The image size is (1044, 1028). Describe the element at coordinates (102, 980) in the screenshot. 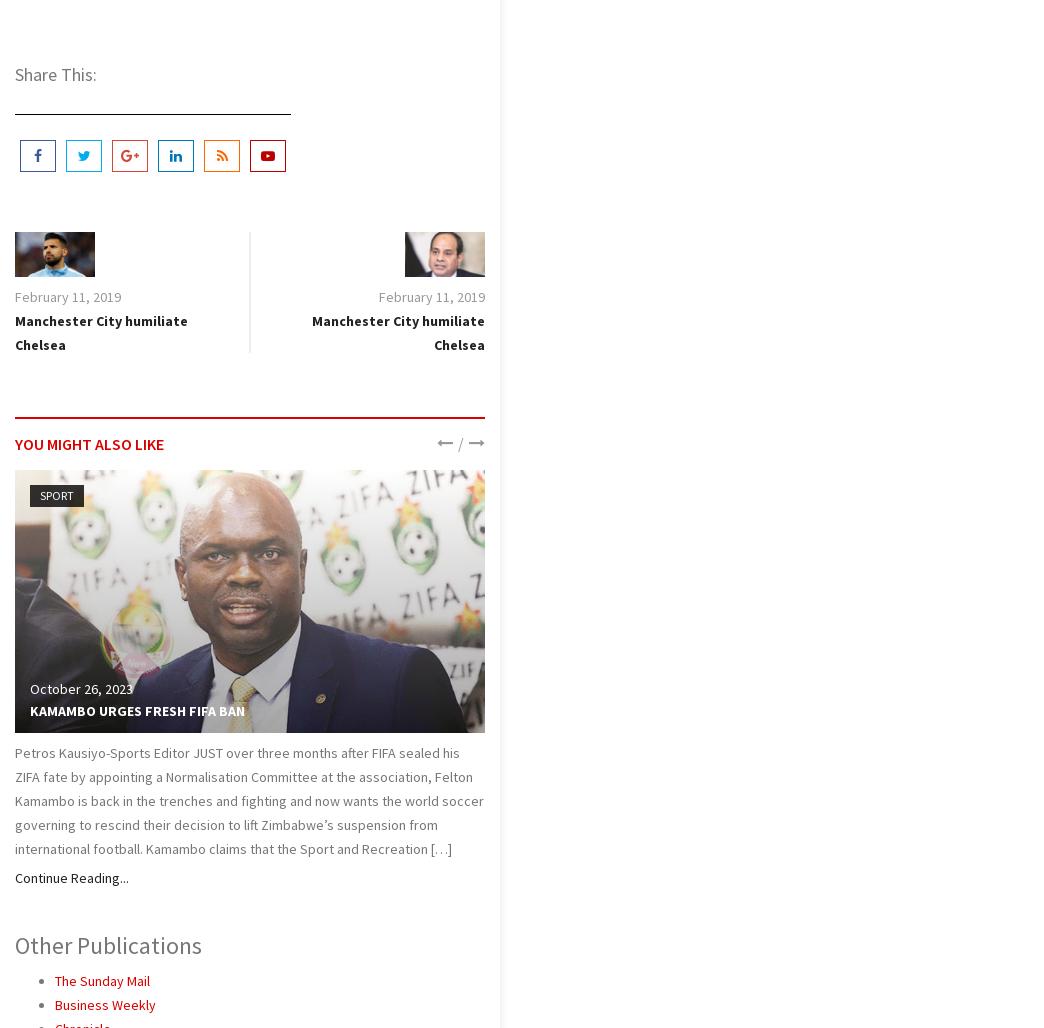

I see `'The Sunday Mail'` at that location.